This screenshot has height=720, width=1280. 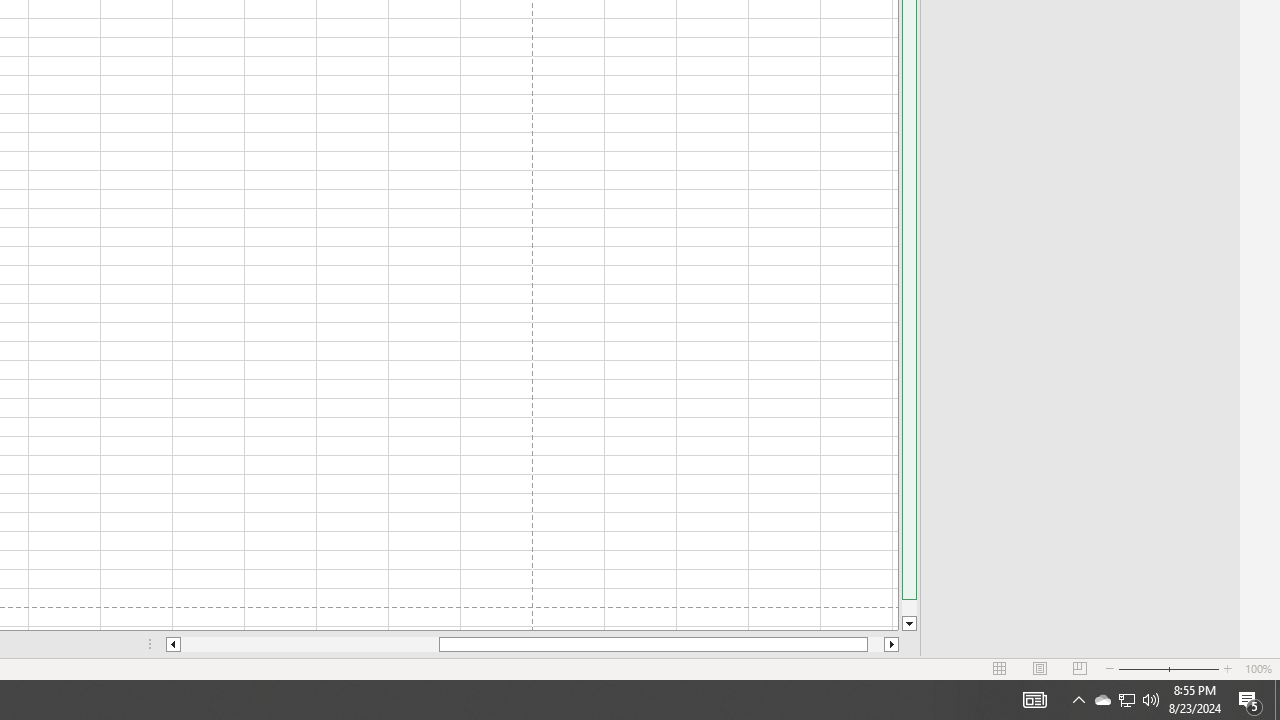 I want to click on 'Page right', so click(x=876, y=644).